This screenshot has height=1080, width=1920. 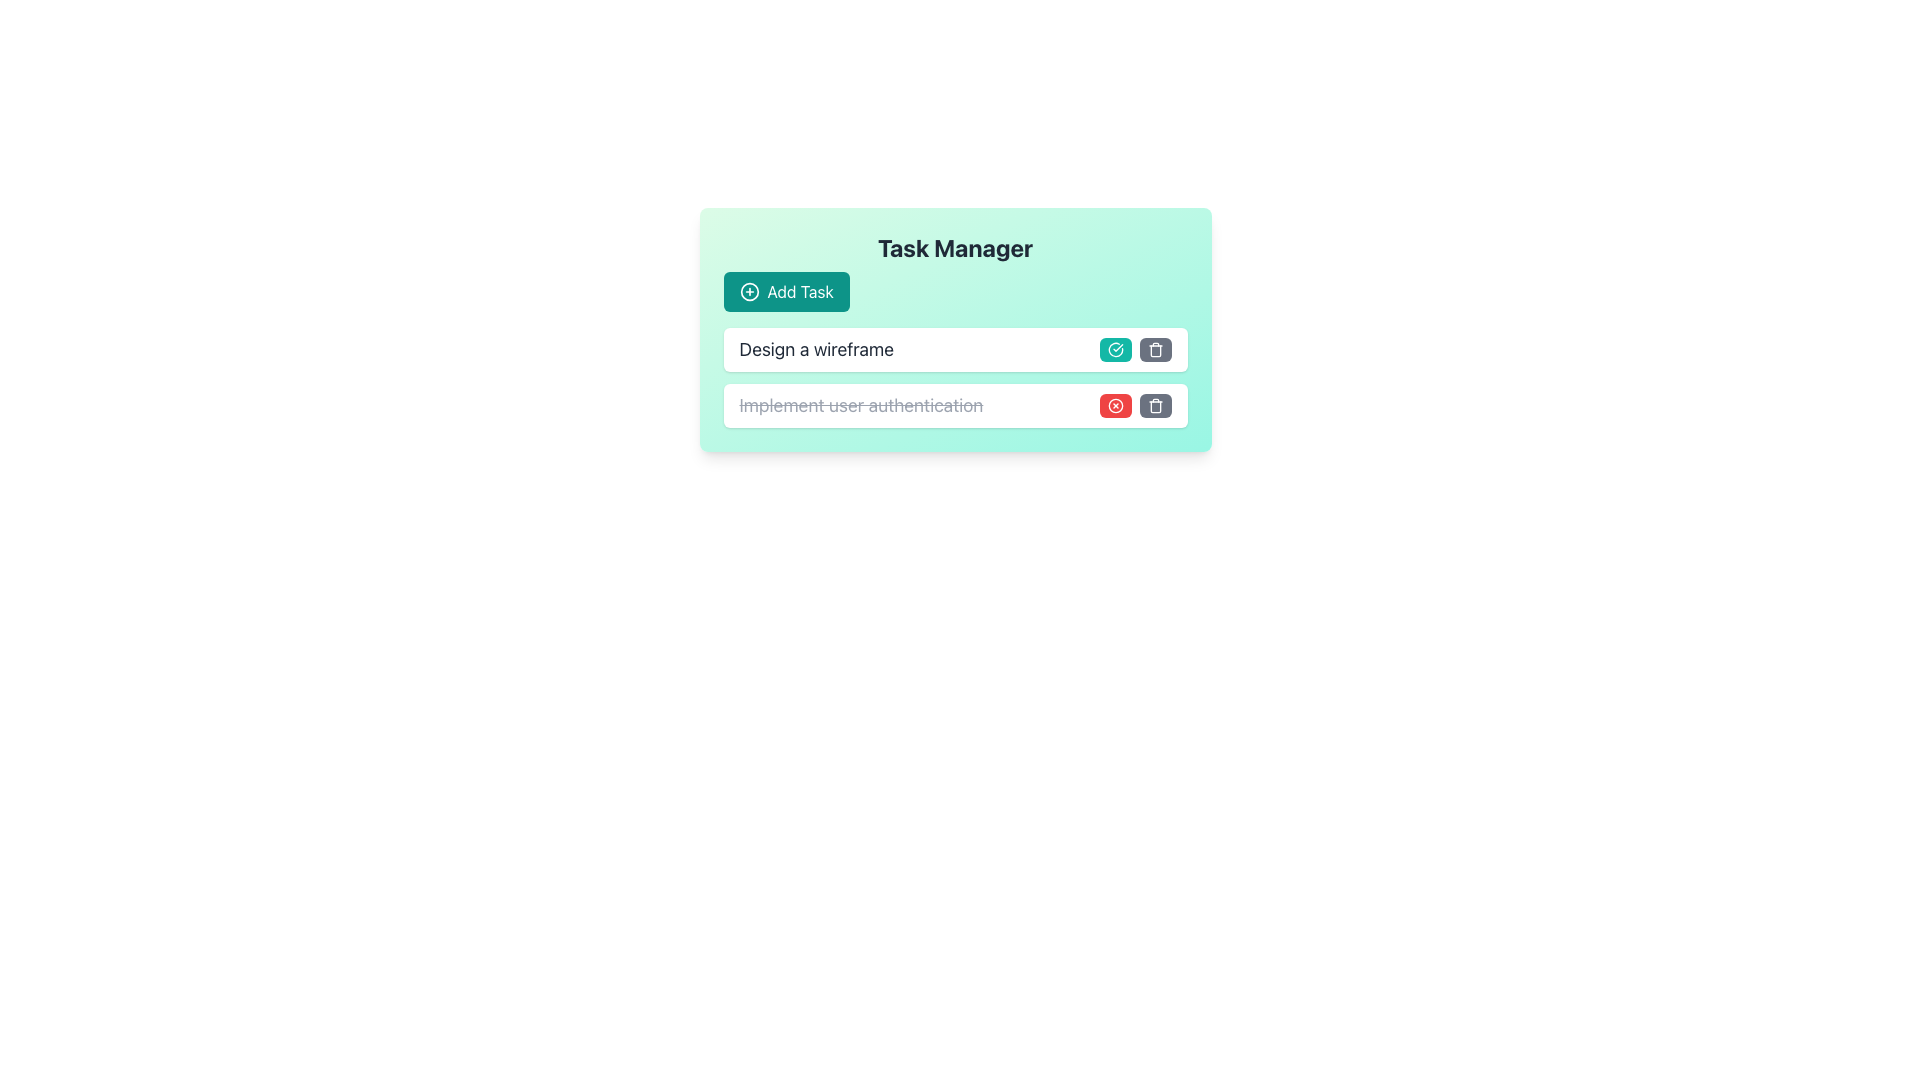 What do you see at coordinates (748, 292) in the screenshot?
I see `the circular decorative shape with a teal outline located at the center of the 'Add Task' button with a dark teal background` at bounding box center [748, 292].